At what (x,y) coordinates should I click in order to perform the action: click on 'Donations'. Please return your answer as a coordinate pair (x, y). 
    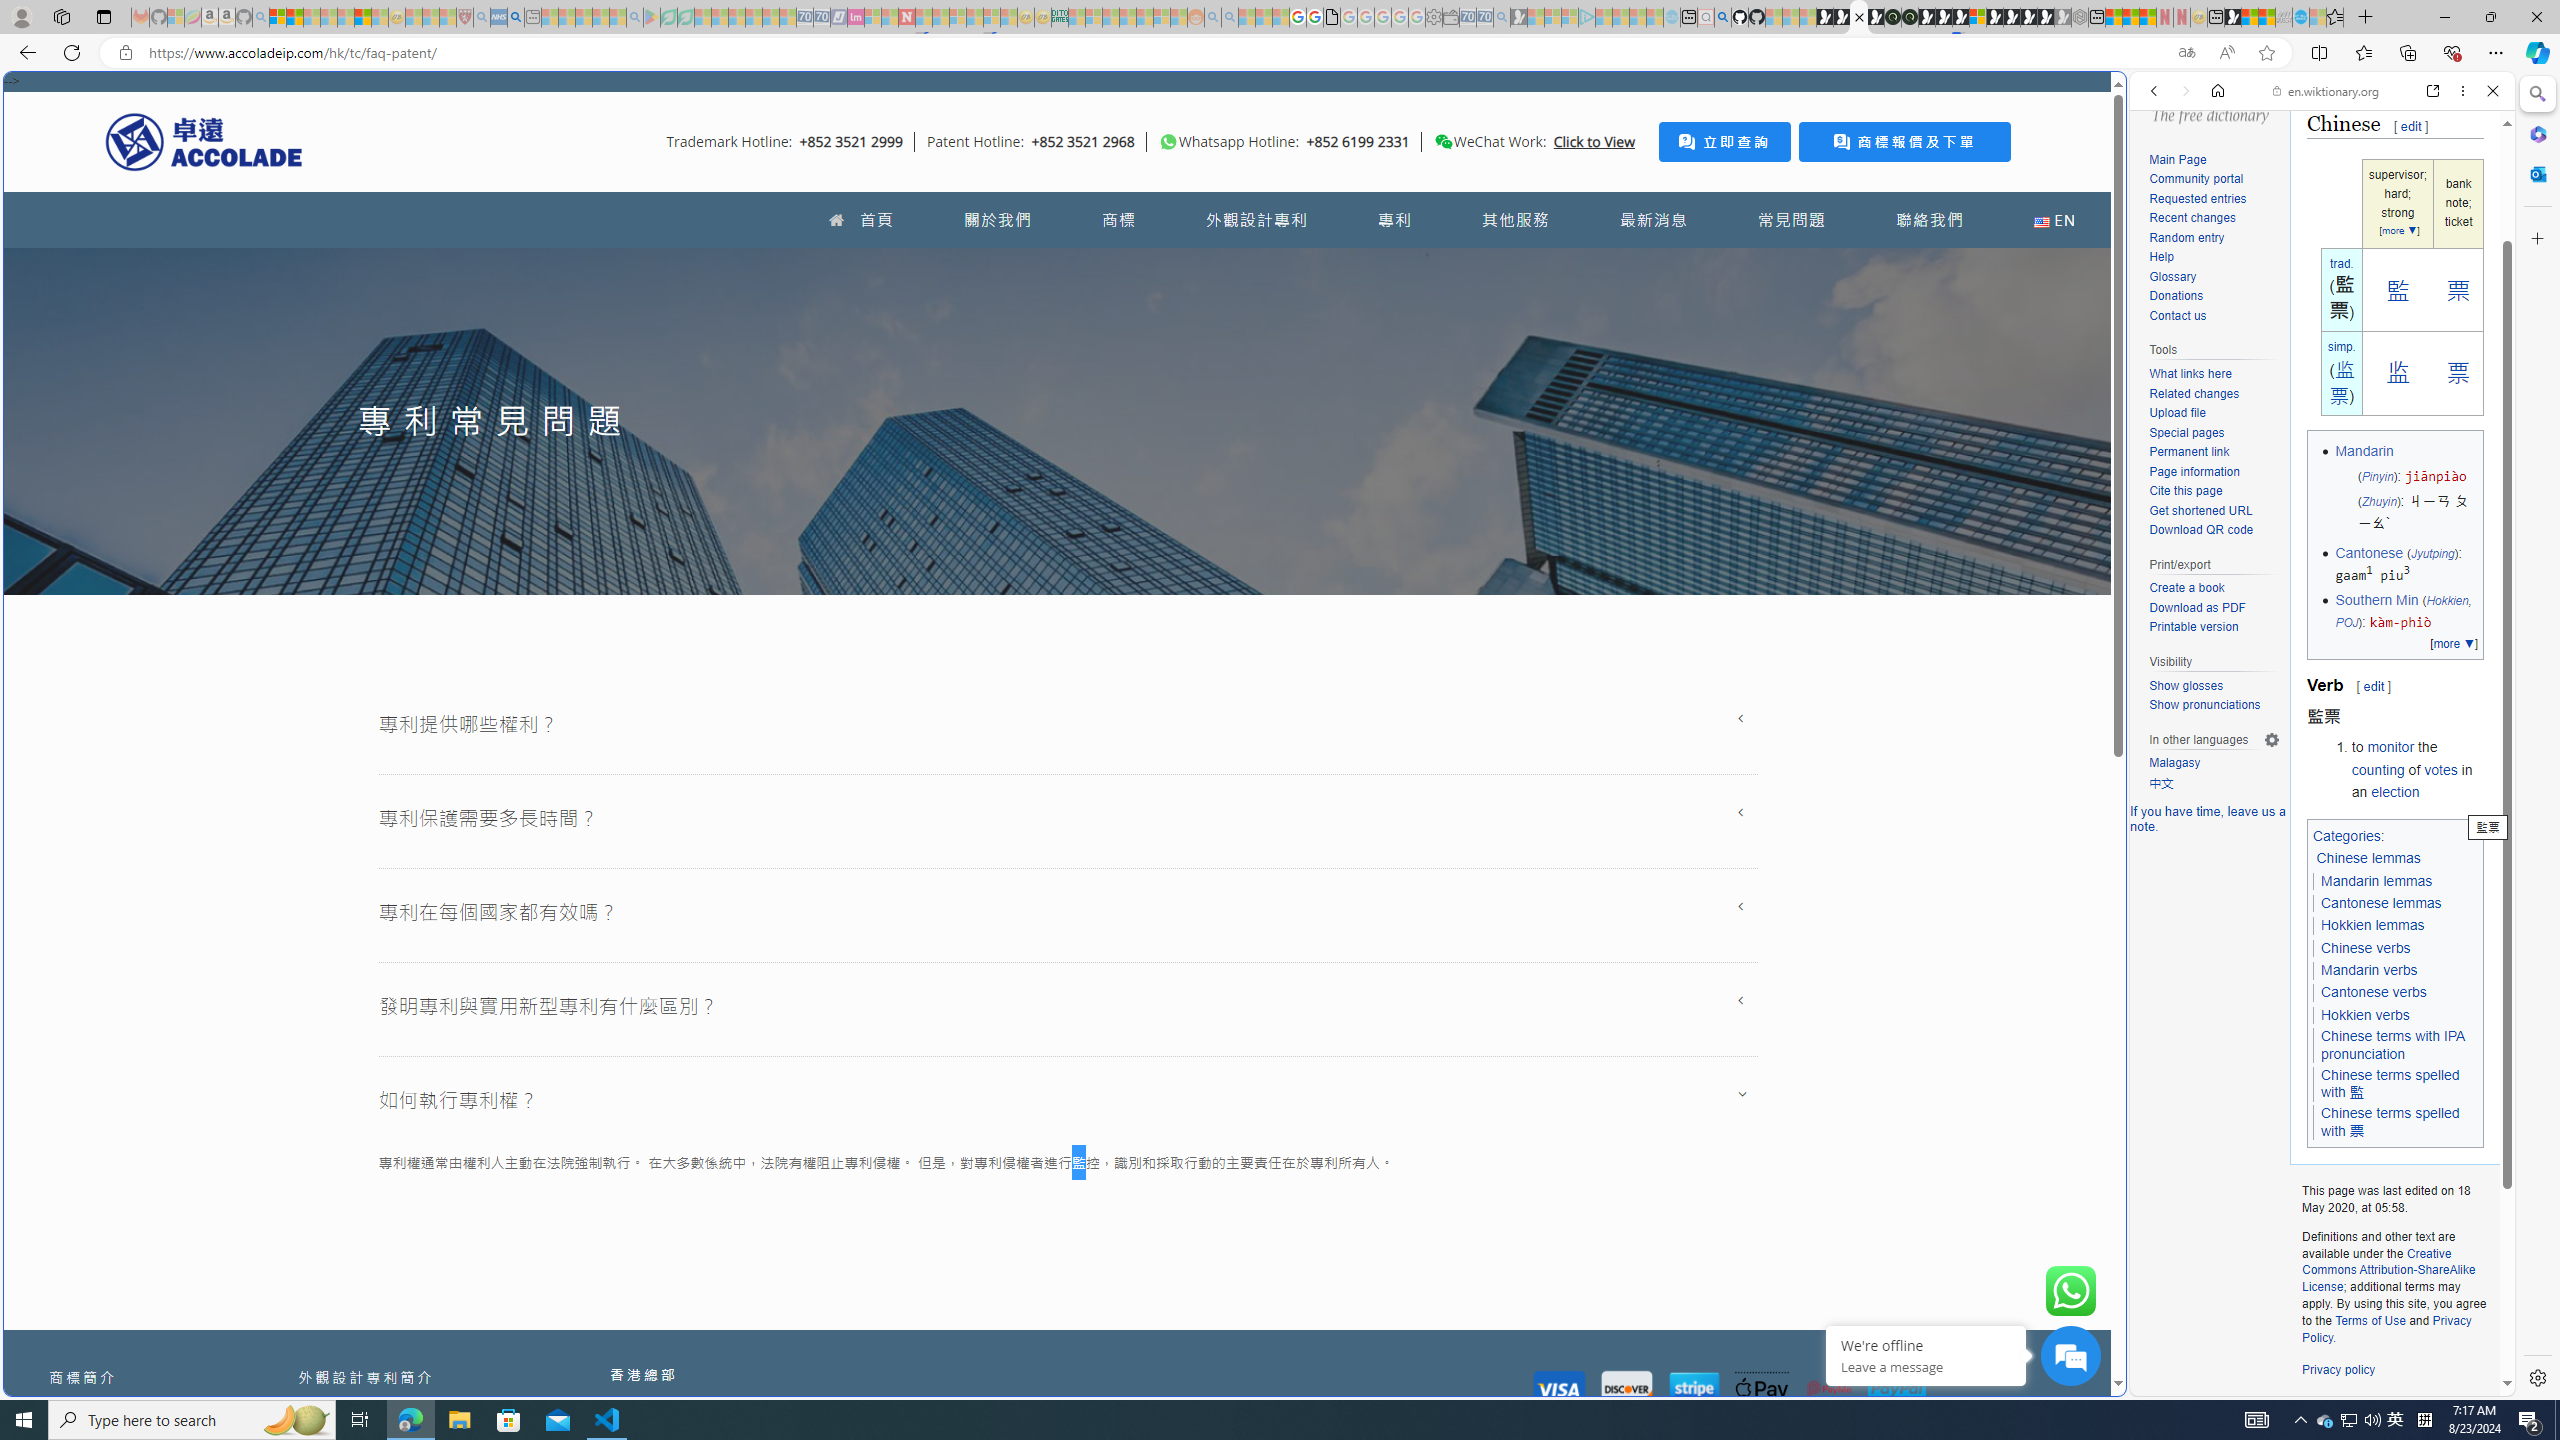
    Looking at the image, I should click on (2176, 295).